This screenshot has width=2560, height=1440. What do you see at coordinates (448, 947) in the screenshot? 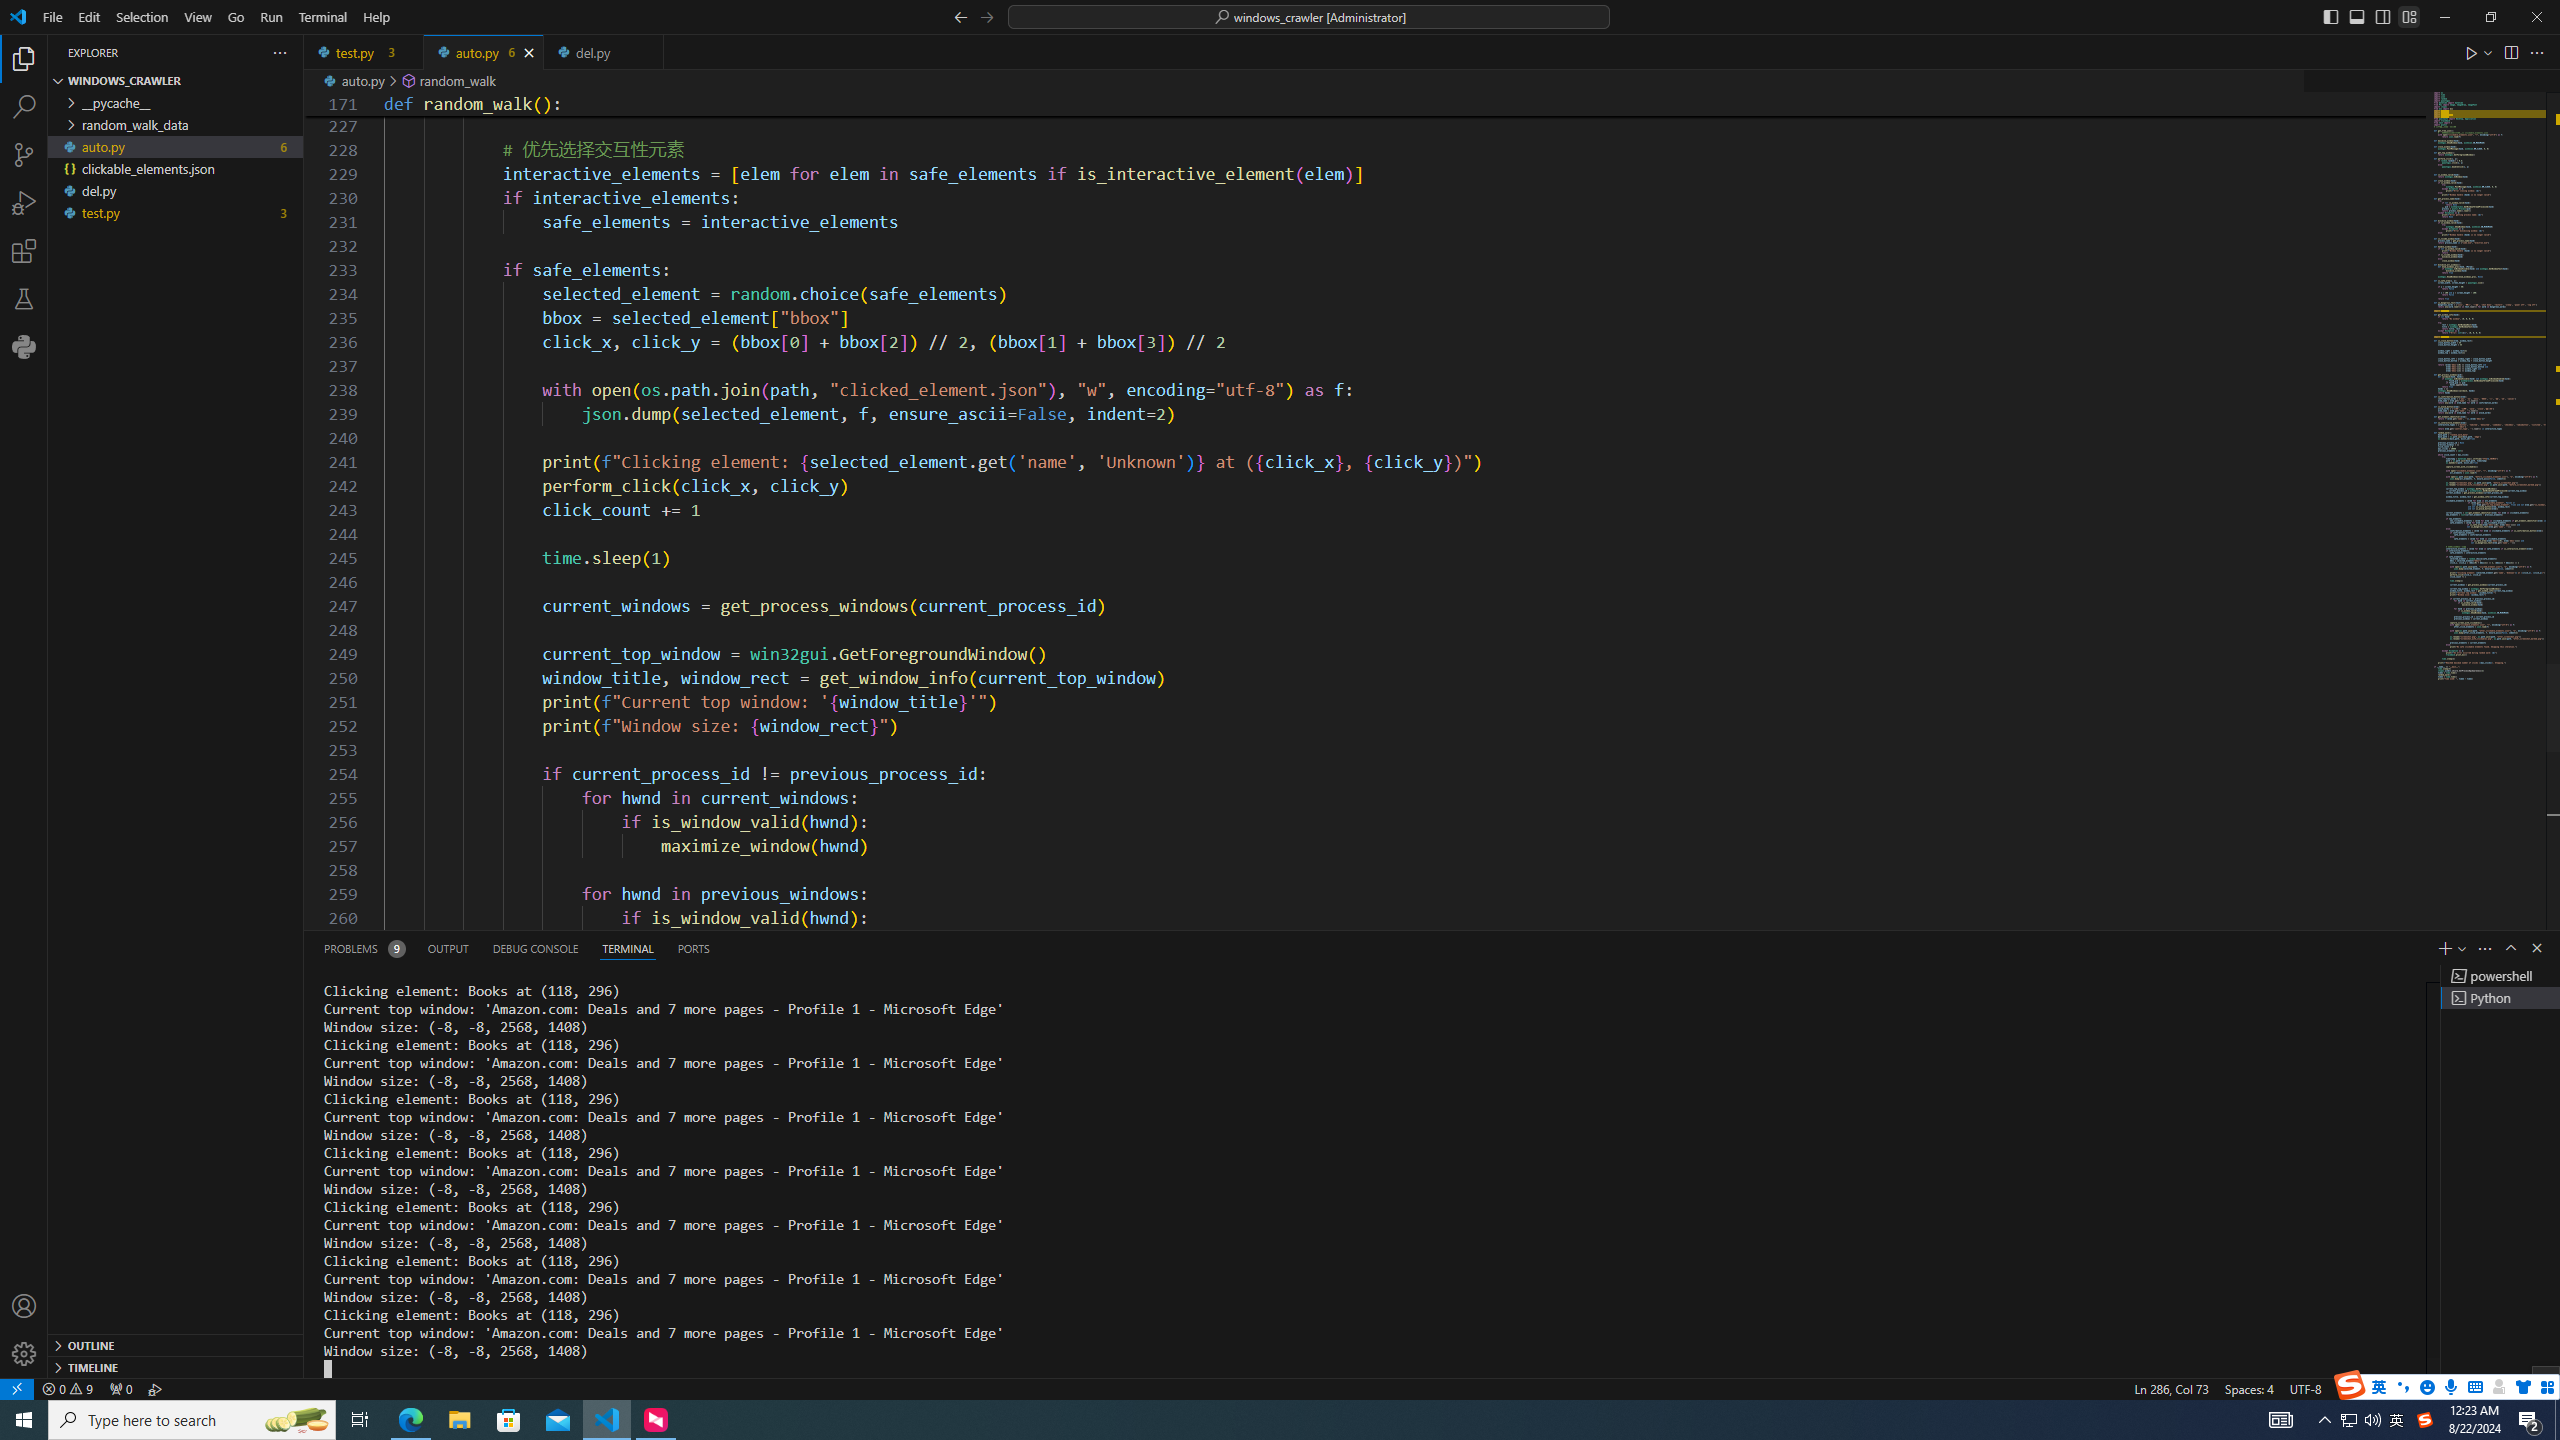
I see `'Output (Ctrl+Shift+U)'` at bounding box center [448, 947].